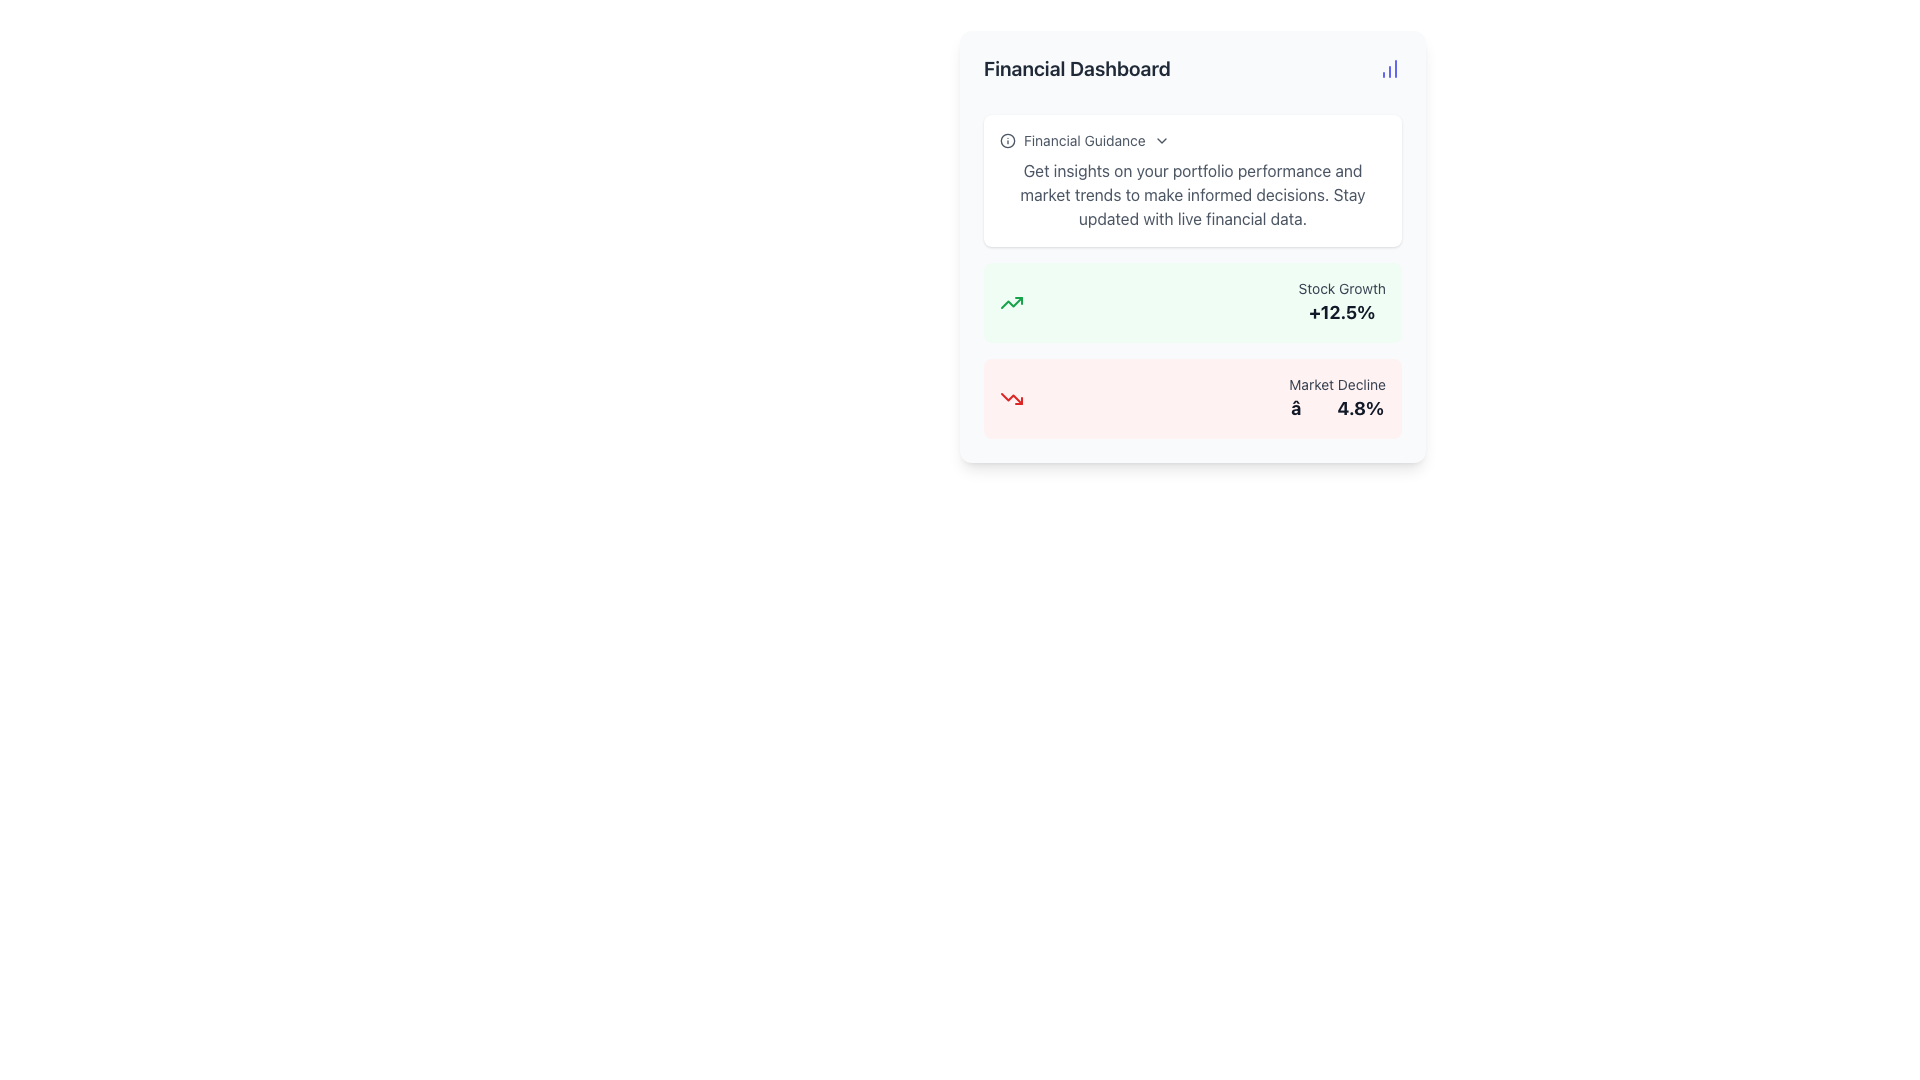 The height and width of the screenshot is (1080, 1920). What do you see at coordinates (1012, 303) in the screenshot?
I see `the upward trending icon representing growth` at bounding box center [1012, 303].